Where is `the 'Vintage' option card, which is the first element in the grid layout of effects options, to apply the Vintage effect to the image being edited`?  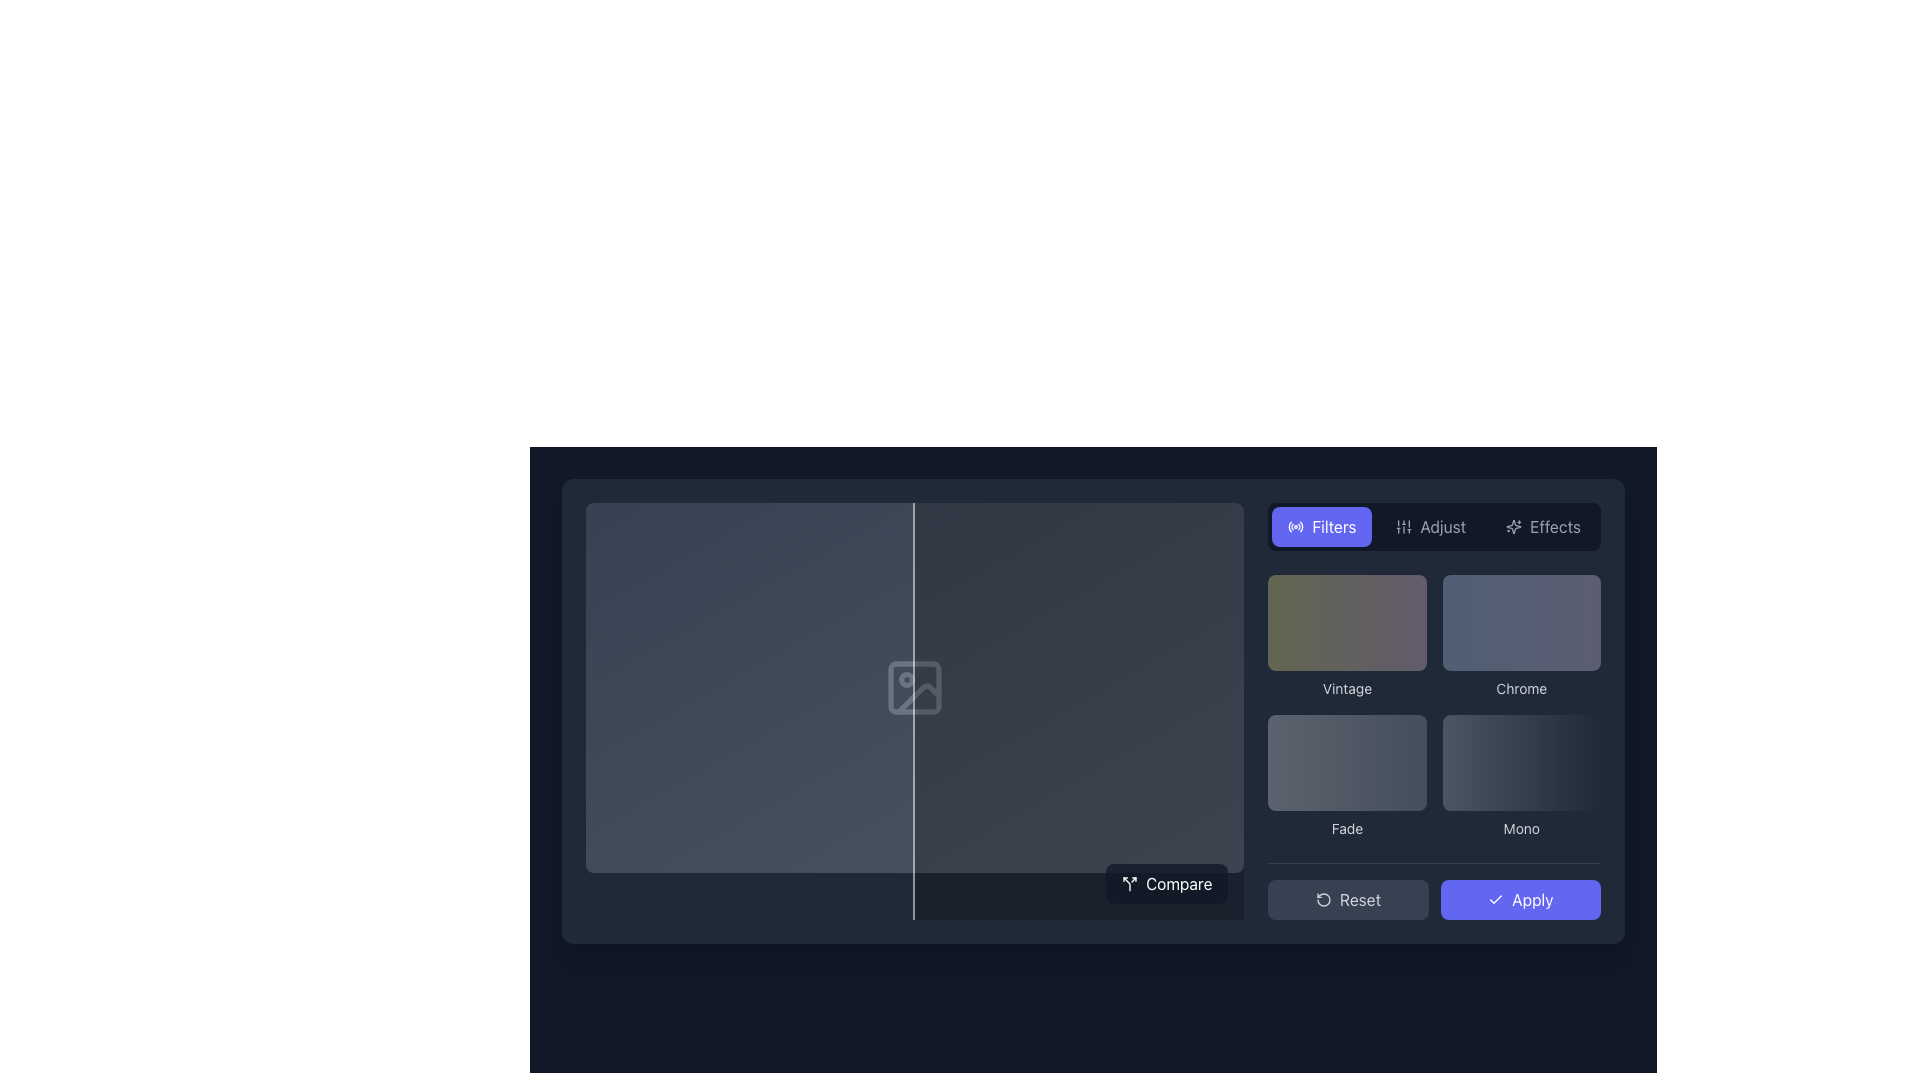 the 'Vintage' option card, which is the first element in the grid layout of effects options, to apply the Vintage effect to the image being edited is located at coordinates (1347, 636).